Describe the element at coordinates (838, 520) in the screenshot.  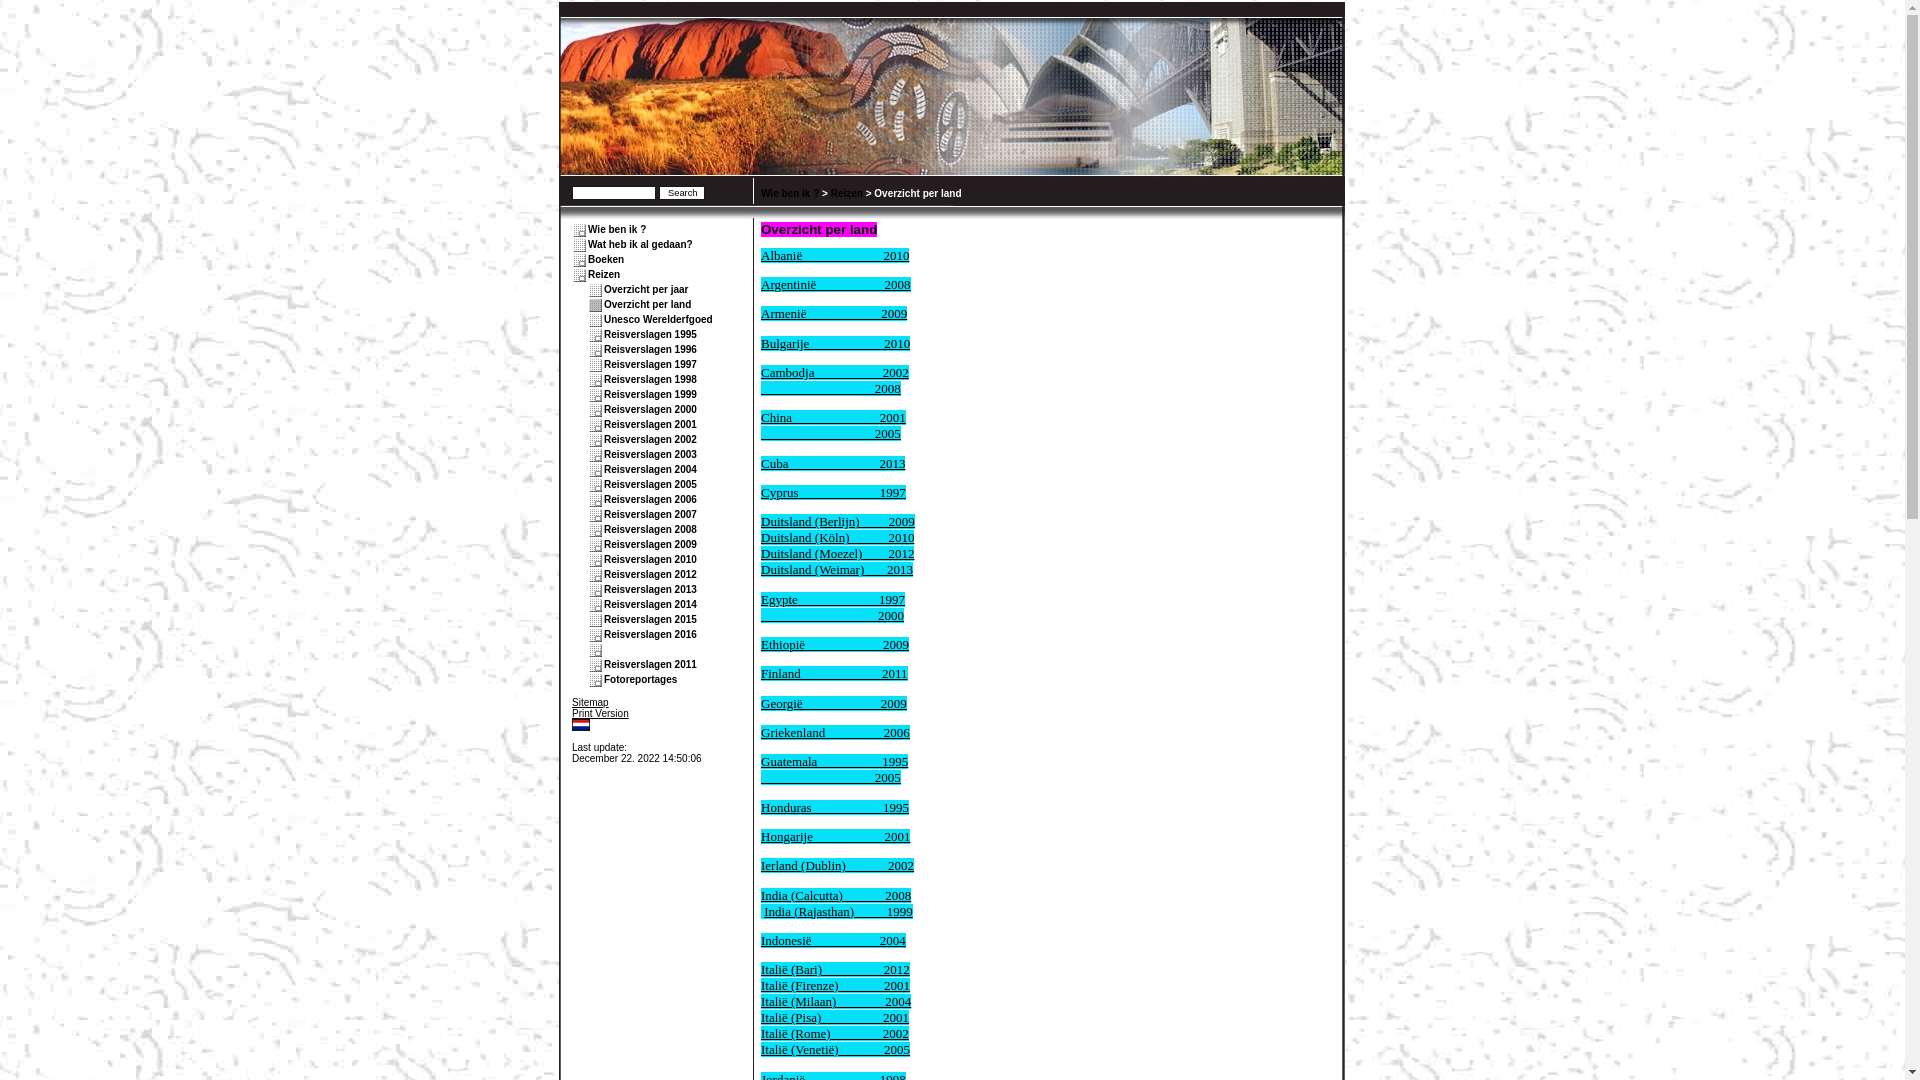
I see `'Duitsland (Berlijn)         2009'` at that location.